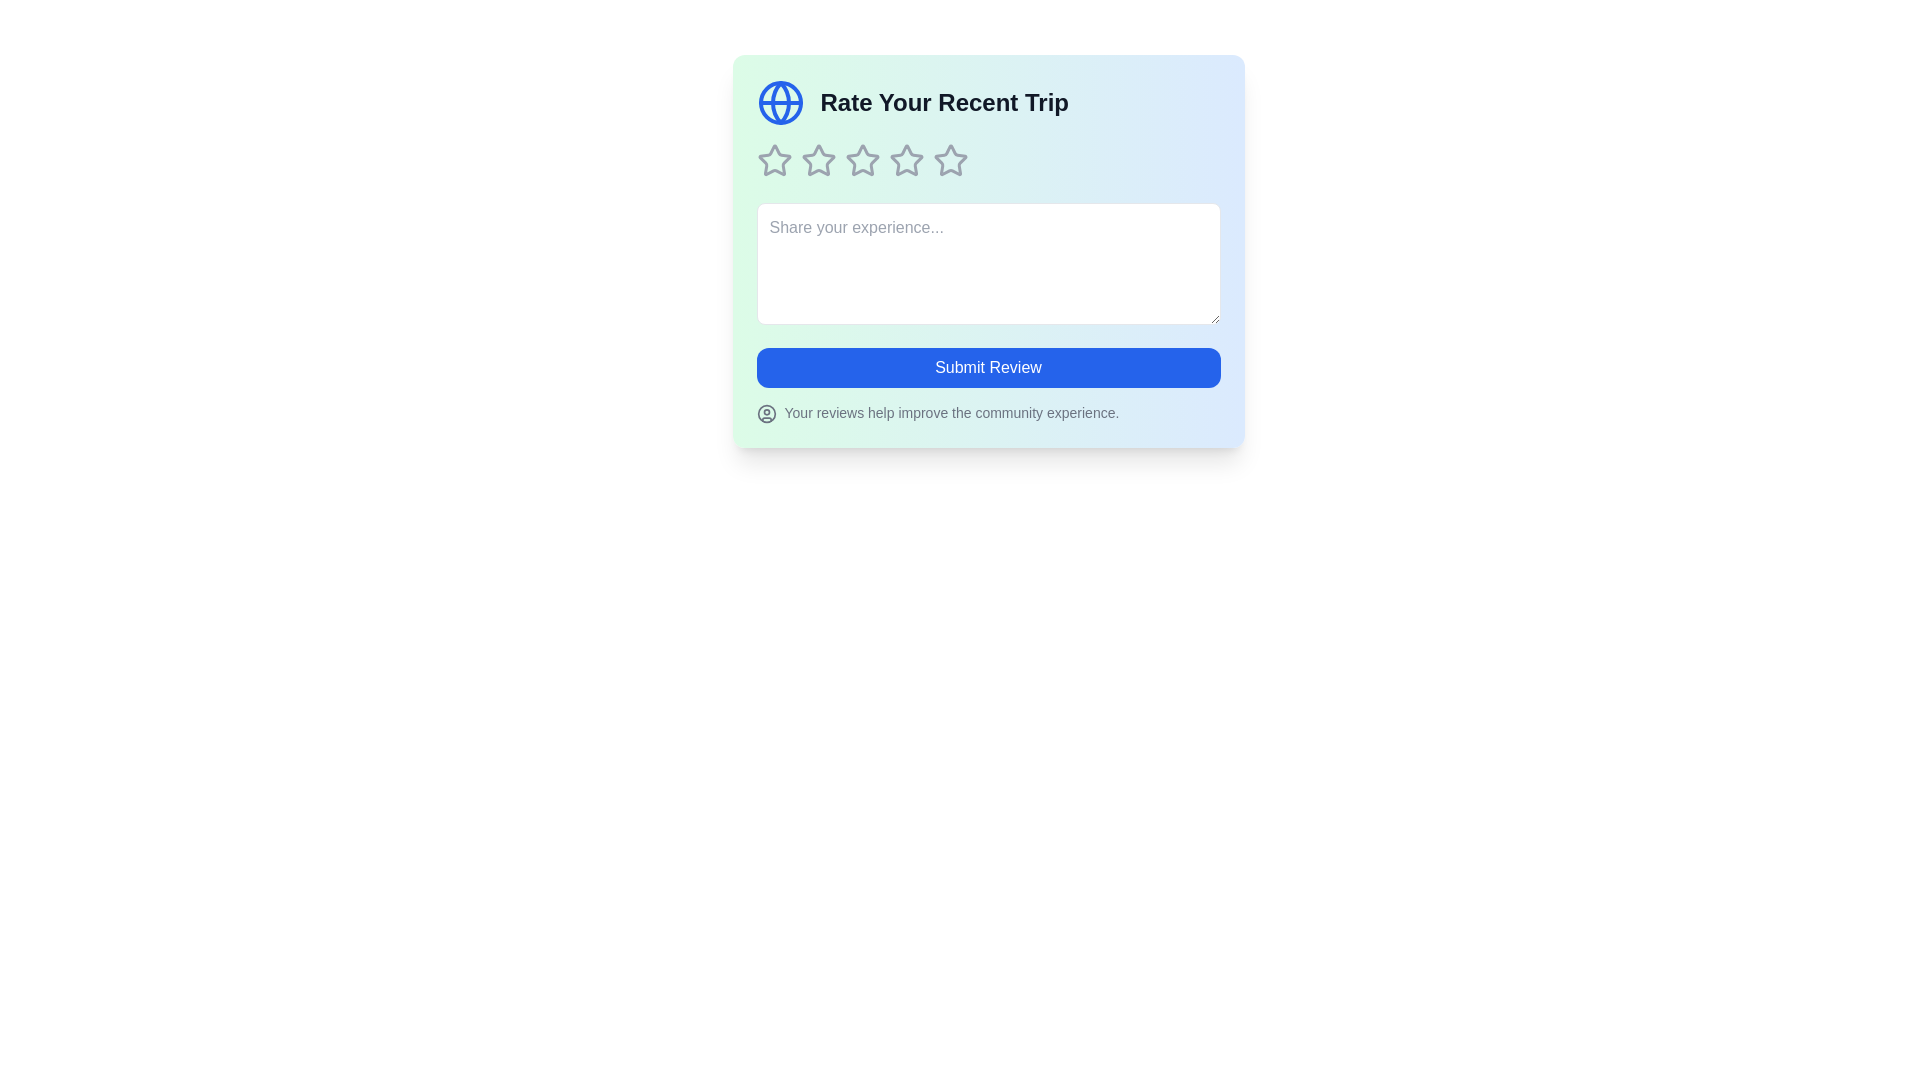 This screenshot has width=1920, height=1080. Describe the element at coordinates (862, 160) in the screenshot. I see `the star corresponding to 3` at that location.